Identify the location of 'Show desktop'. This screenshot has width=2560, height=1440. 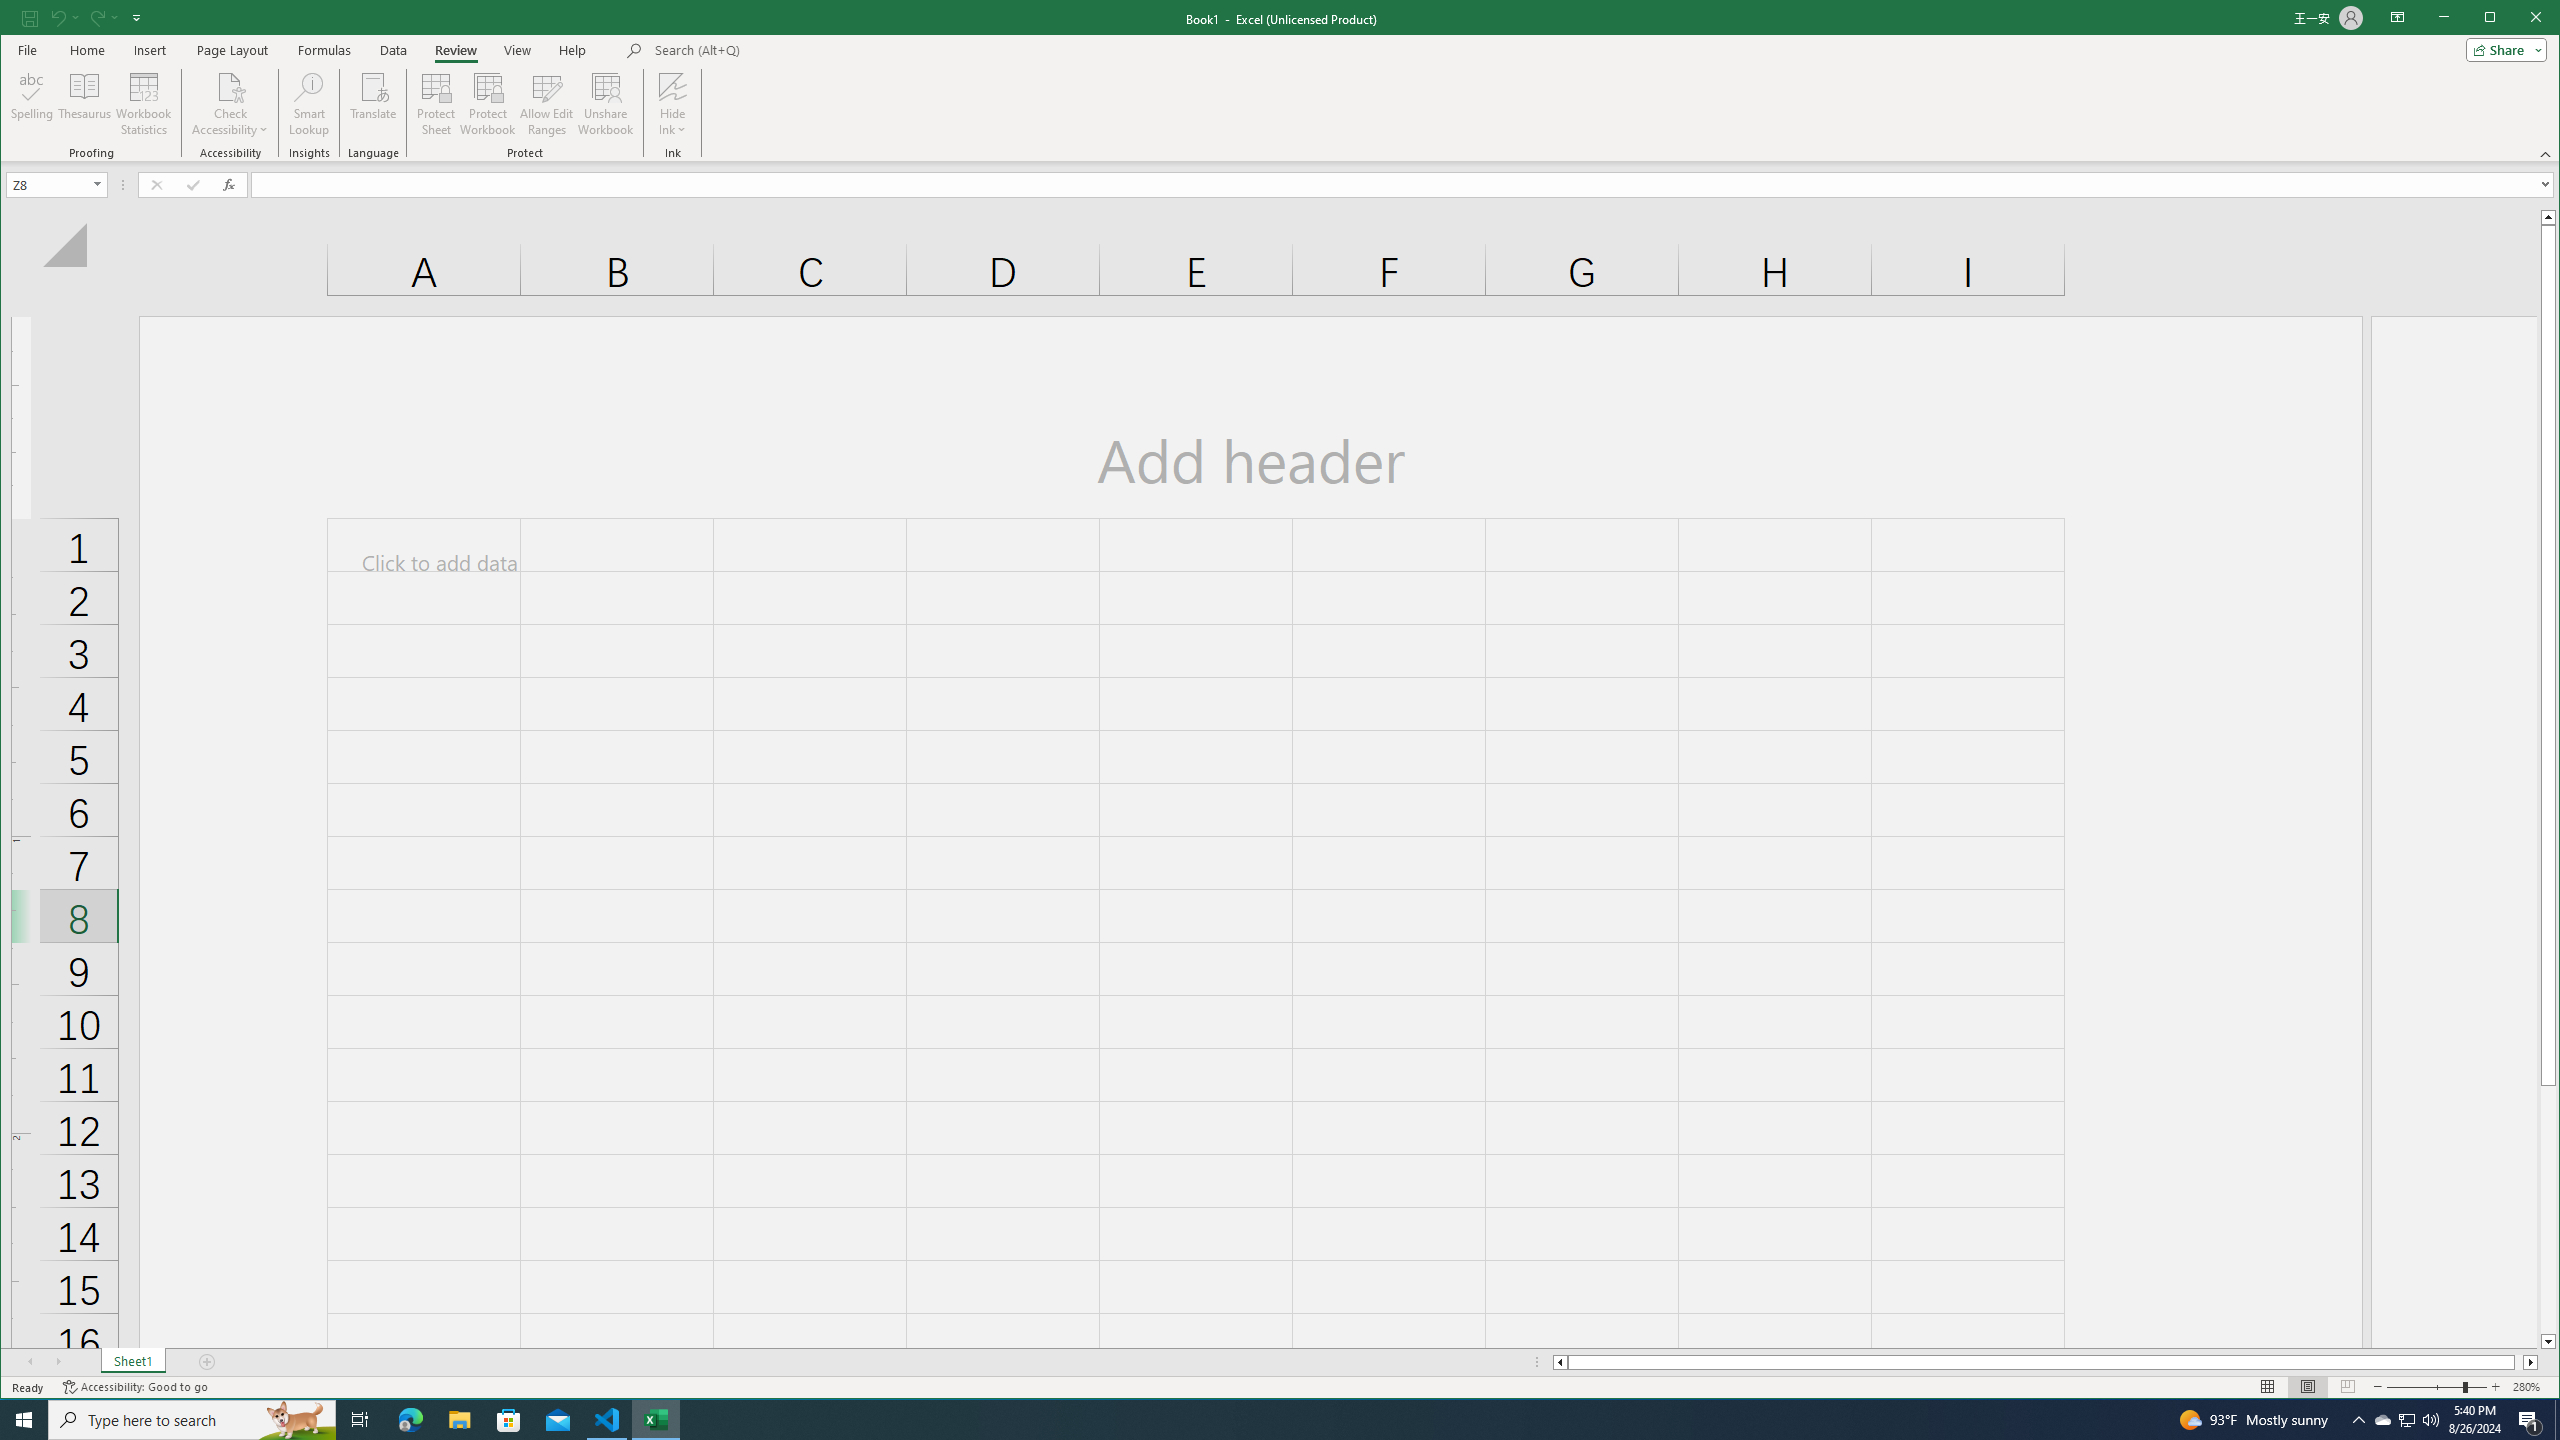
(2556, 1418).